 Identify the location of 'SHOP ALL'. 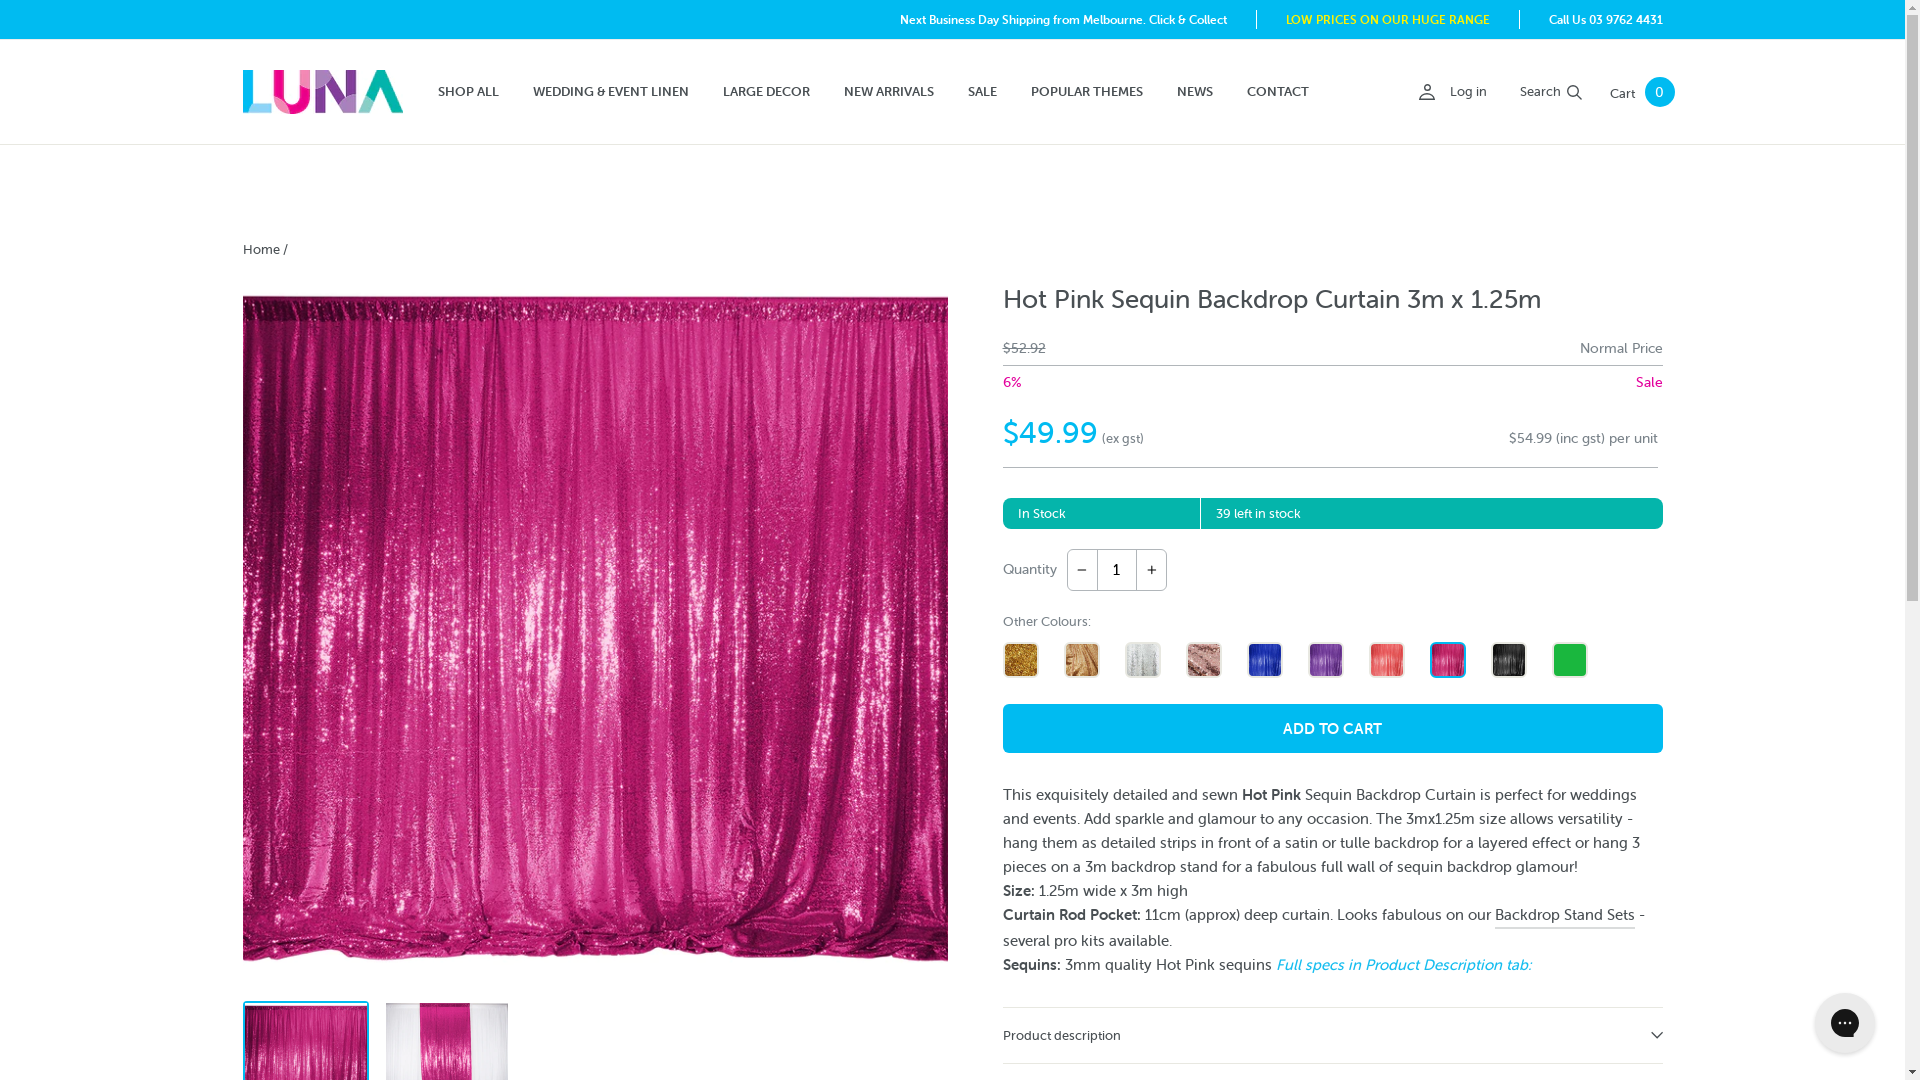
(466, 92).